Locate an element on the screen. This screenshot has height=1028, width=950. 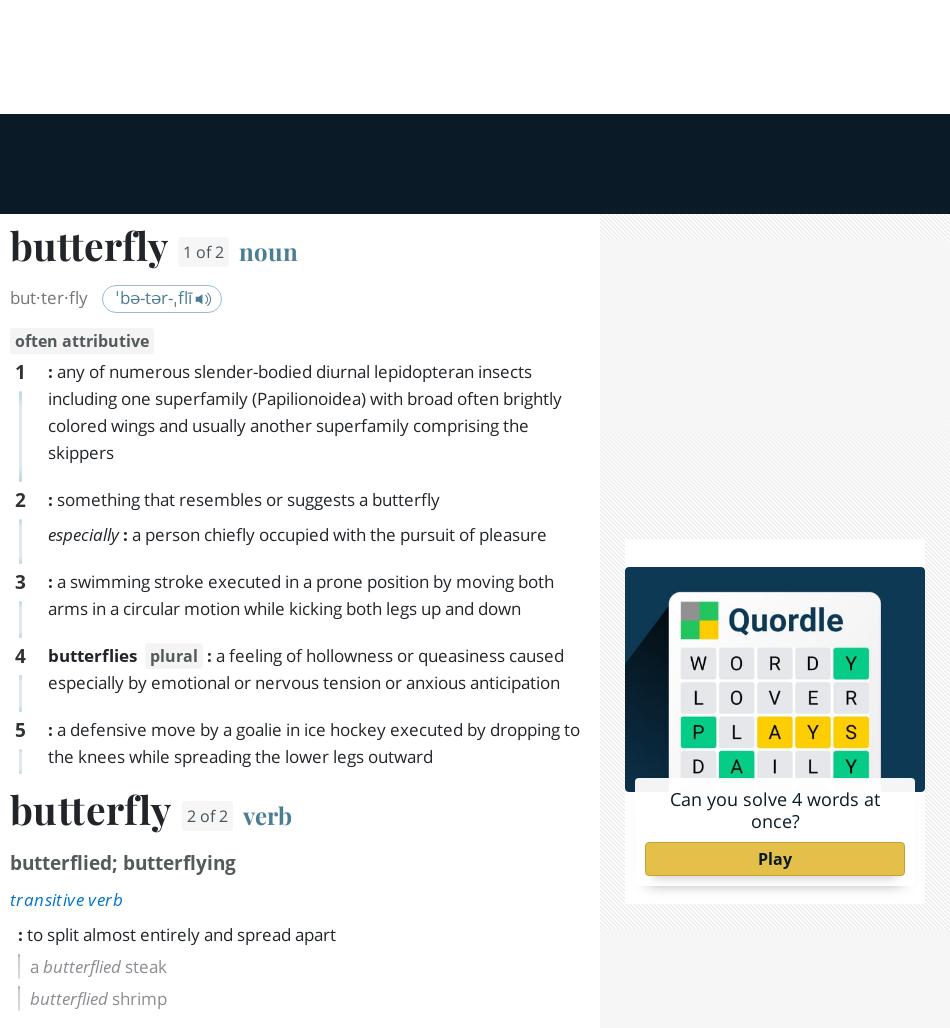
'Merriam-Webster unabridged' is located at coordinates (298, 892).